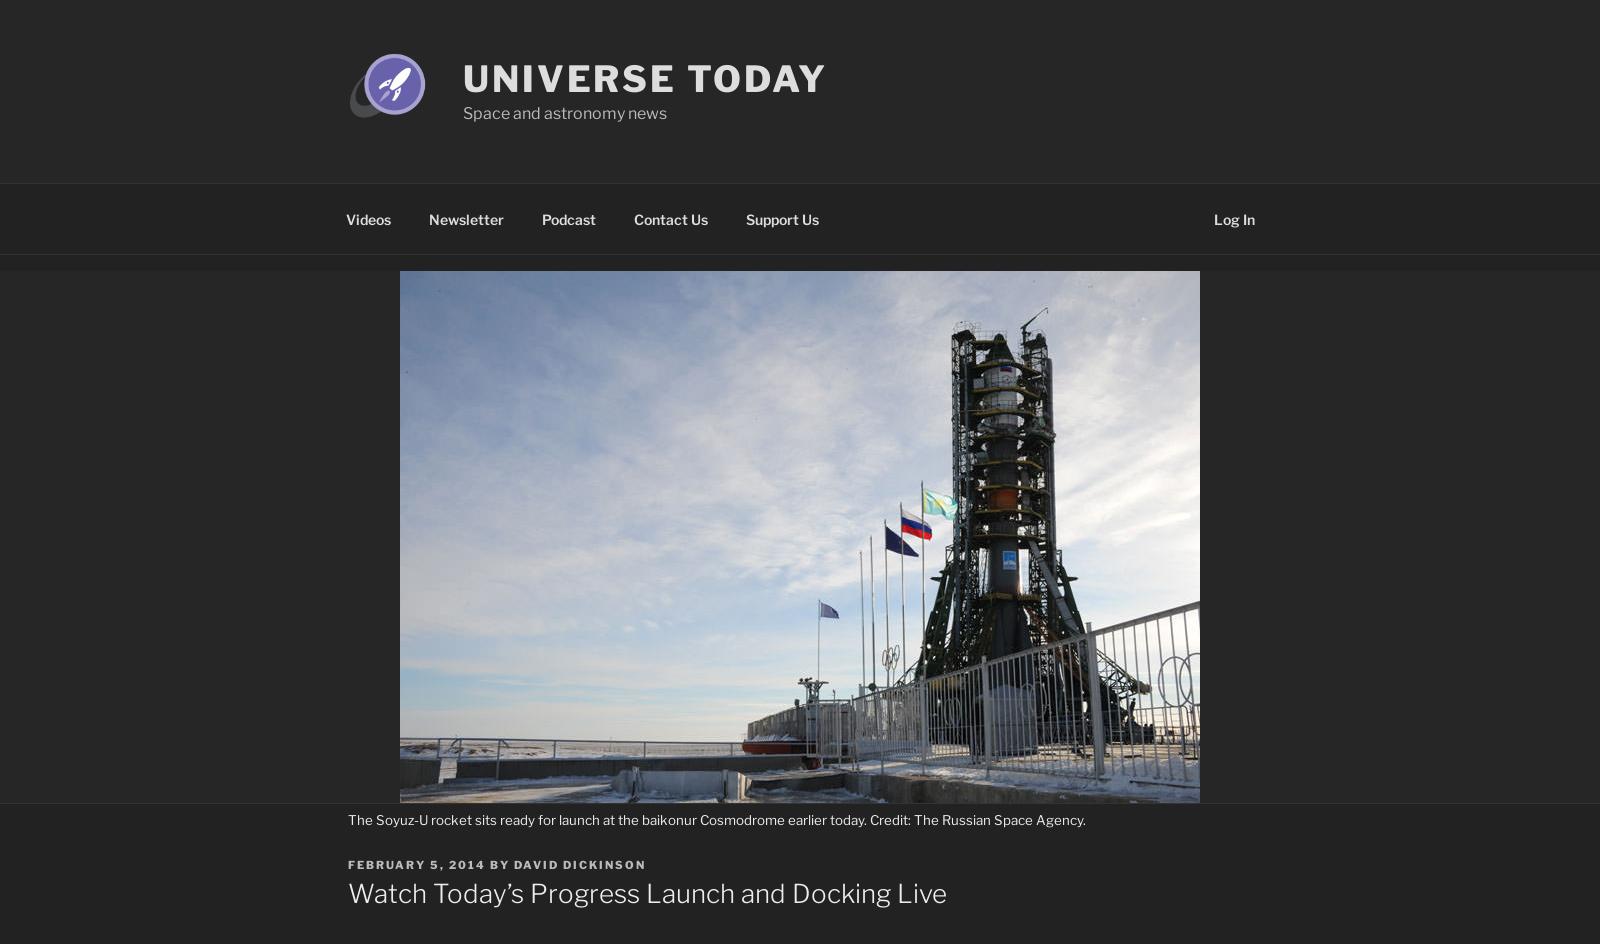 This screenshot has height=944, width=1600. I want to click on 'The Soyuz-U rocket sits ready for launch at the baikonur Cosmodrome earlier today. Credit: The Russian Space Agency.', so click(716, 818).